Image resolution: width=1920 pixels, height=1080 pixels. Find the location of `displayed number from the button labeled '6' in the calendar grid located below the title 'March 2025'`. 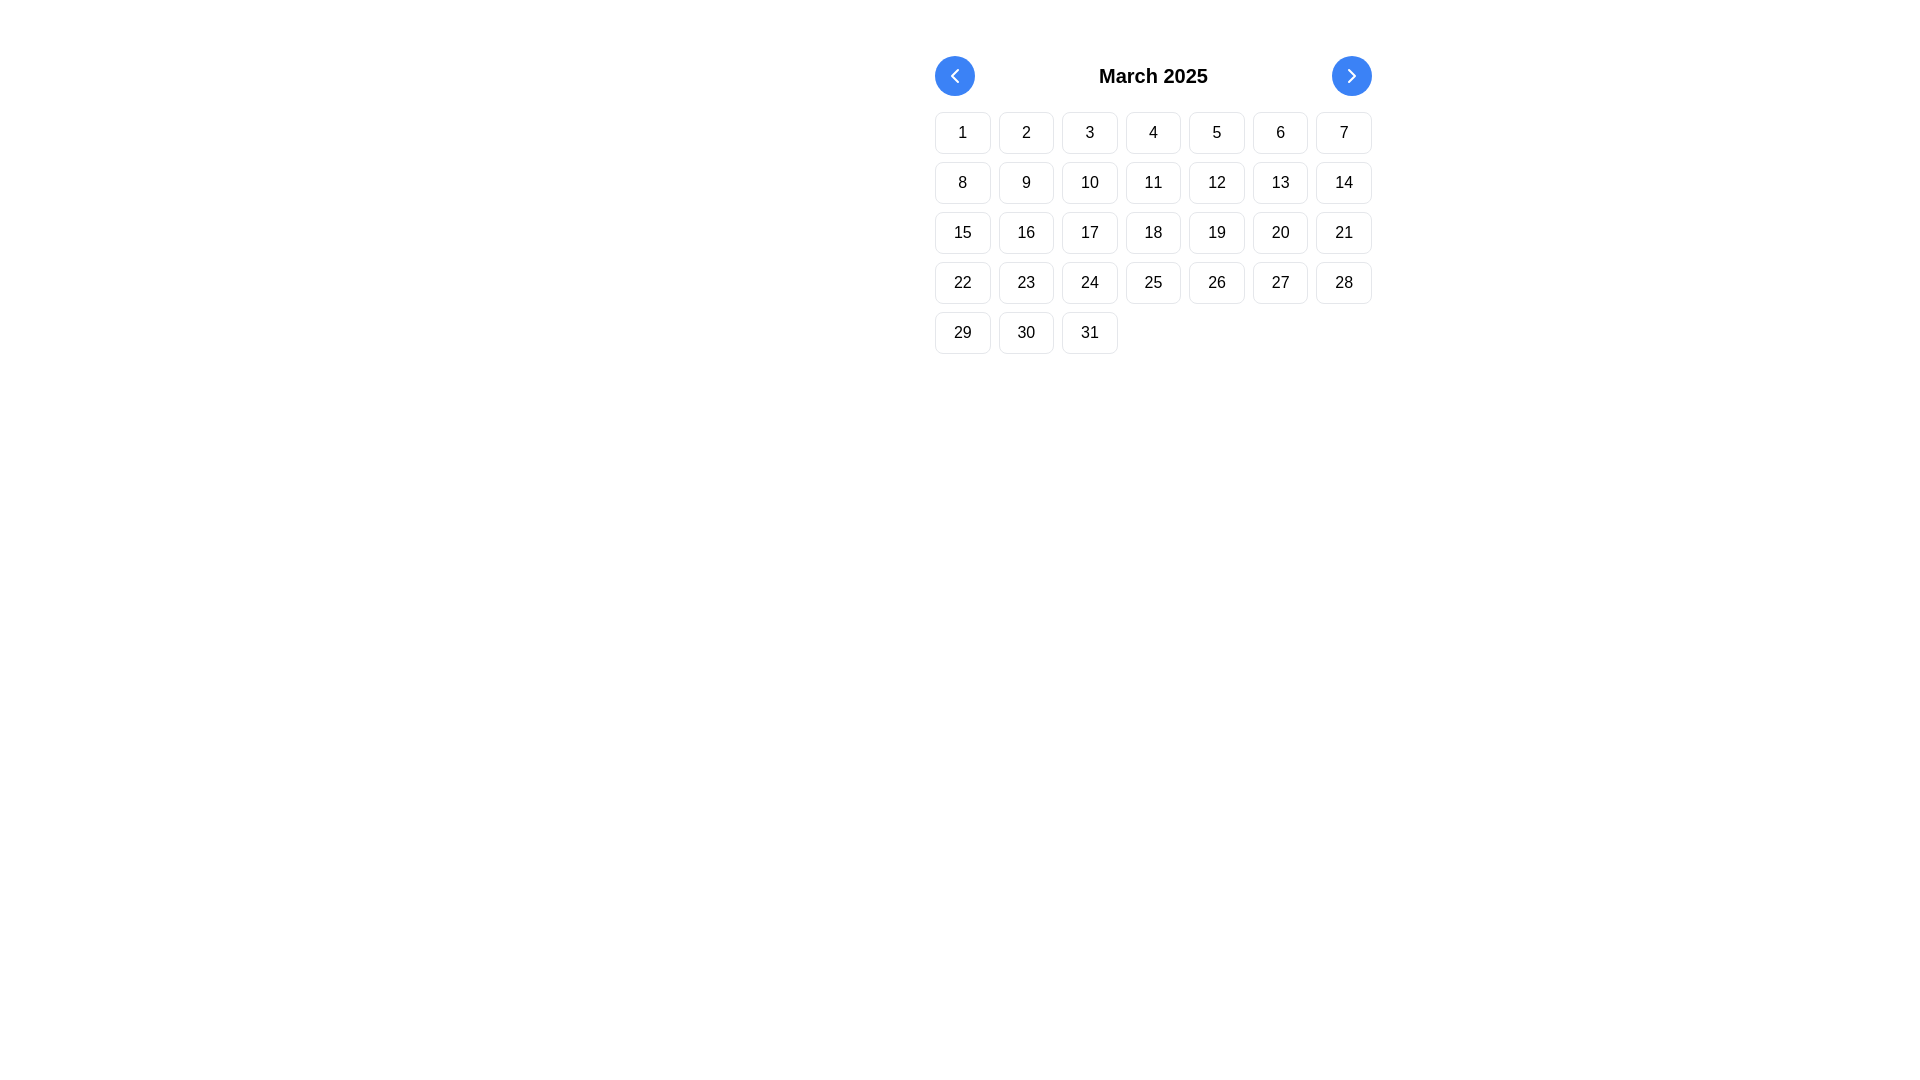

displayed number from the button labeled '6' in the calendar grid located below the title 'March 2025' is located at coordinates (1280, 132).